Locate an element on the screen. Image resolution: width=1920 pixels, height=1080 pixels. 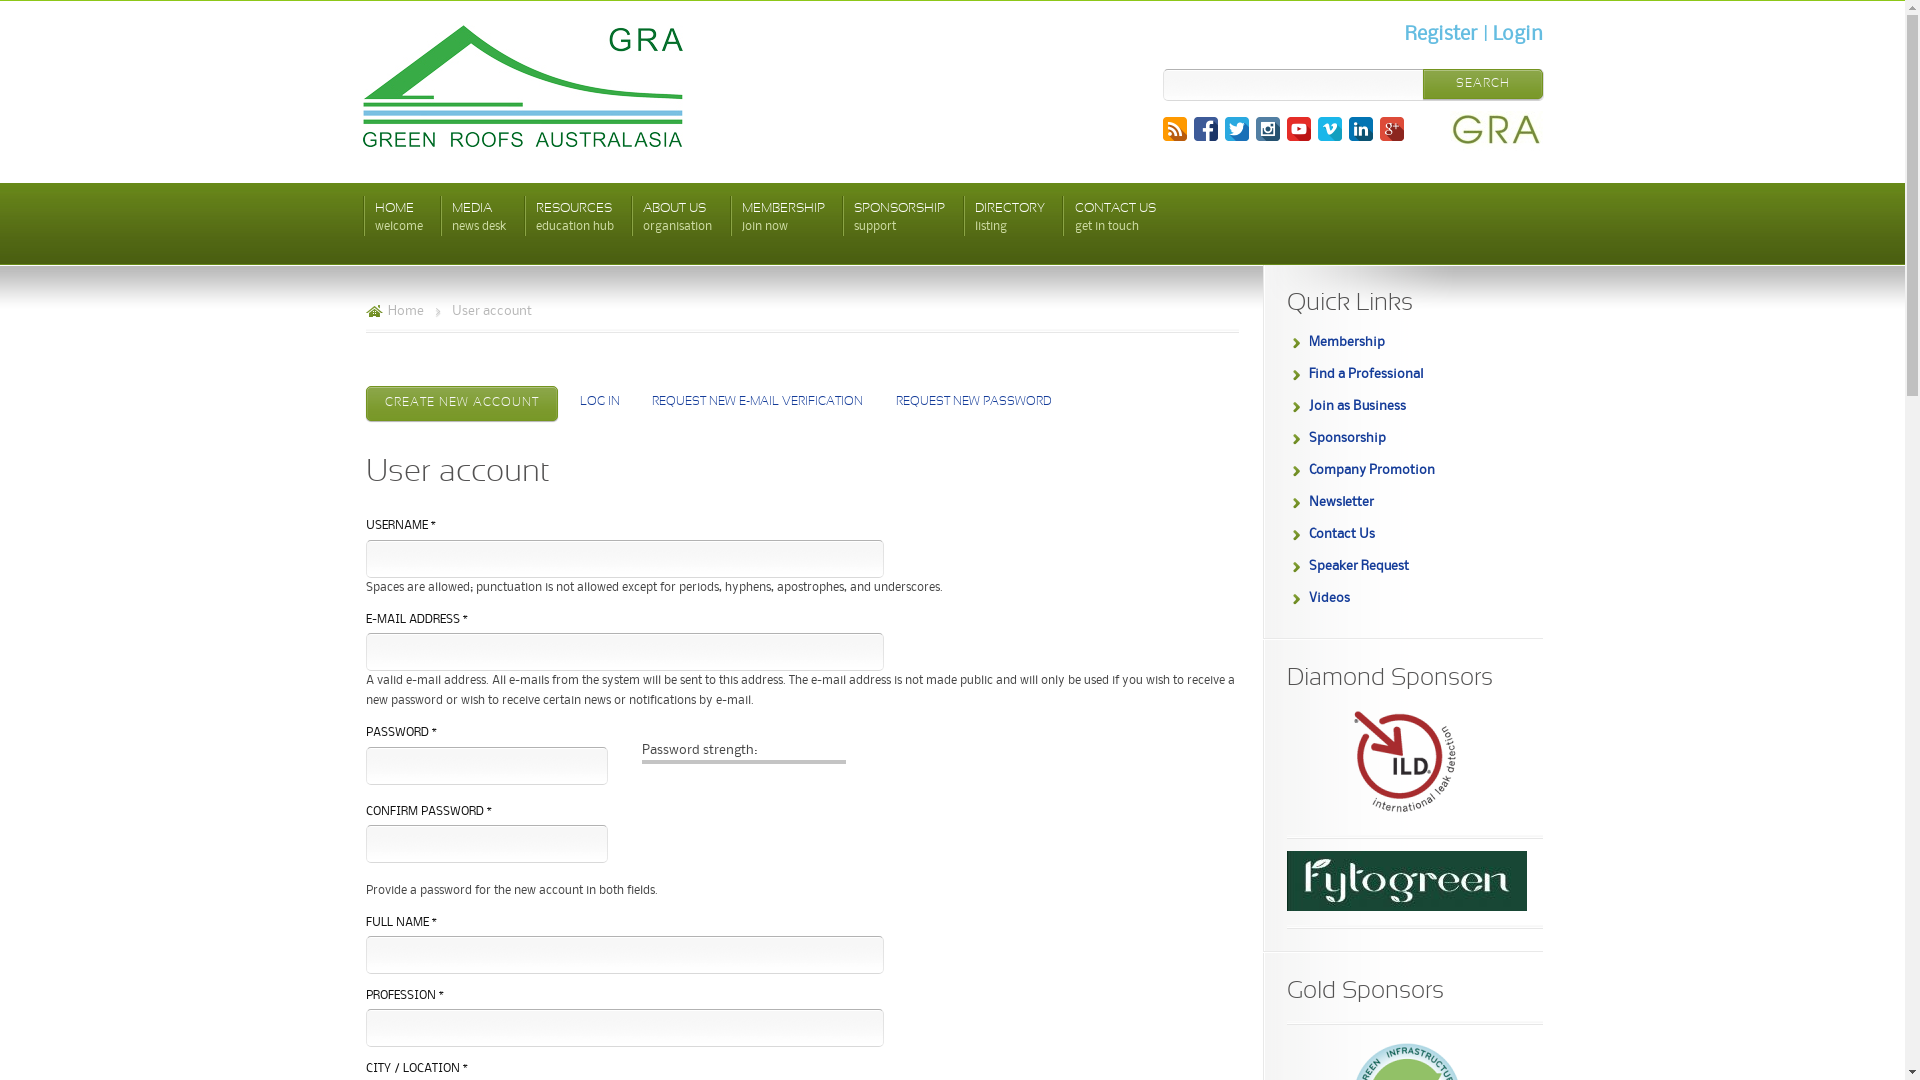
'RESOURCES is located at coordinates (574, 220).